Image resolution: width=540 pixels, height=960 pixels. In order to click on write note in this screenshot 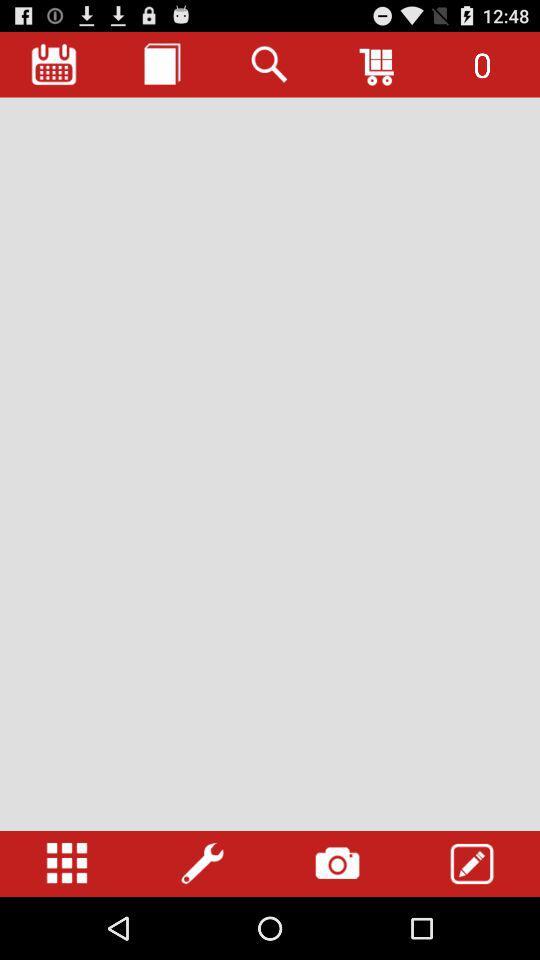, I will do `click(472, 863)`.